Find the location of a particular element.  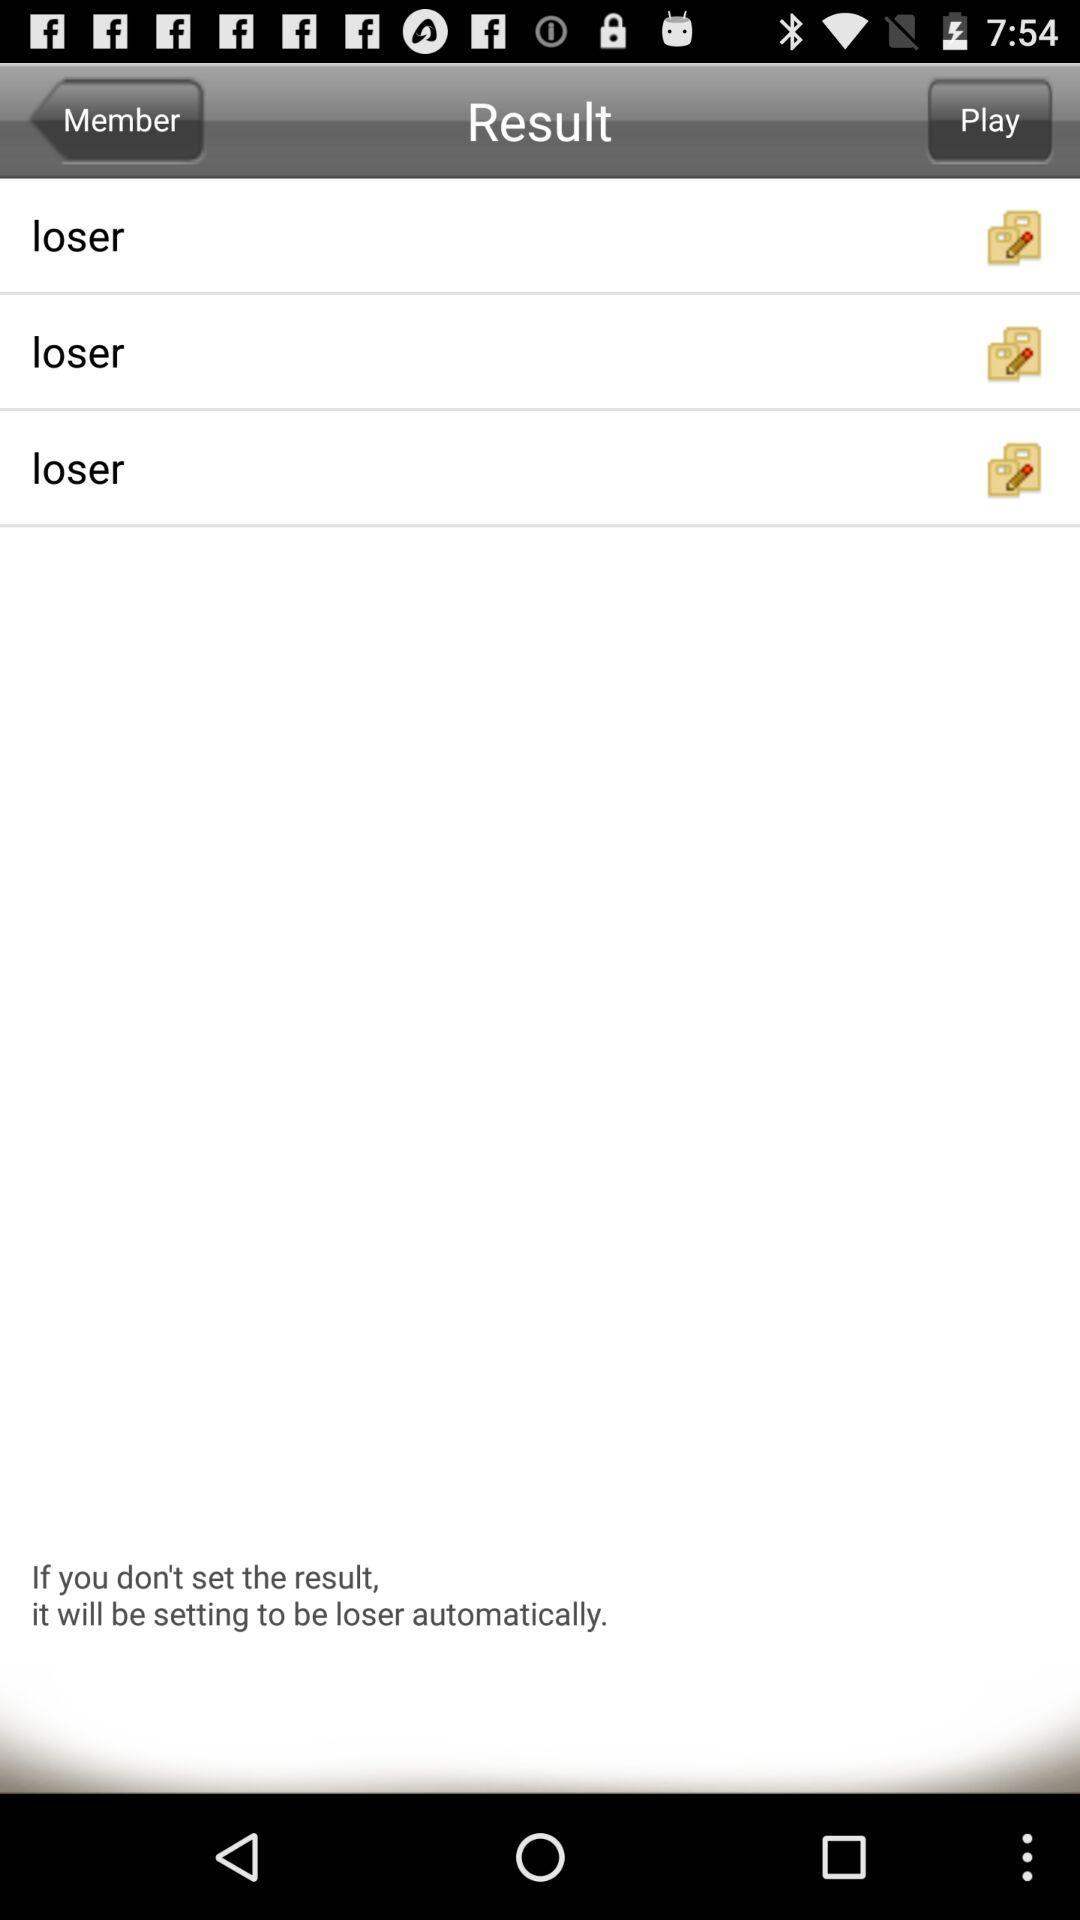

shares a folder is located at coordinates (1015, 353).